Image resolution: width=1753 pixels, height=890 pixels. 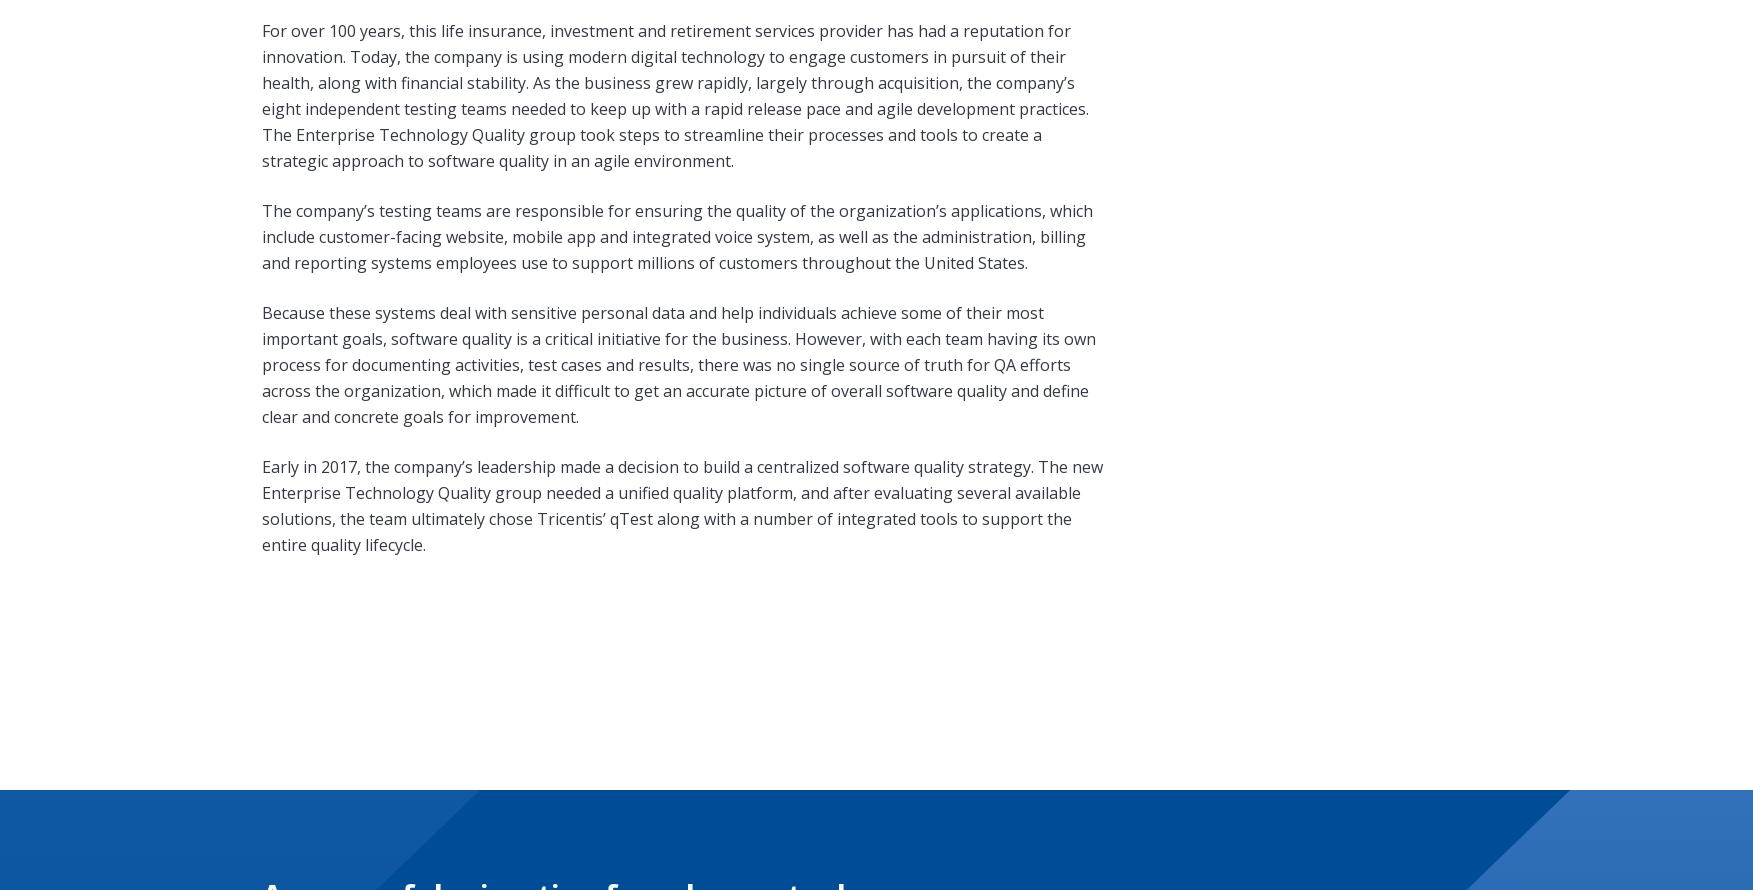 What do you see at coordinates (732, 820) in the screenshot?
I see `'eBooks & Guides'` at bounding box center [732, 820].